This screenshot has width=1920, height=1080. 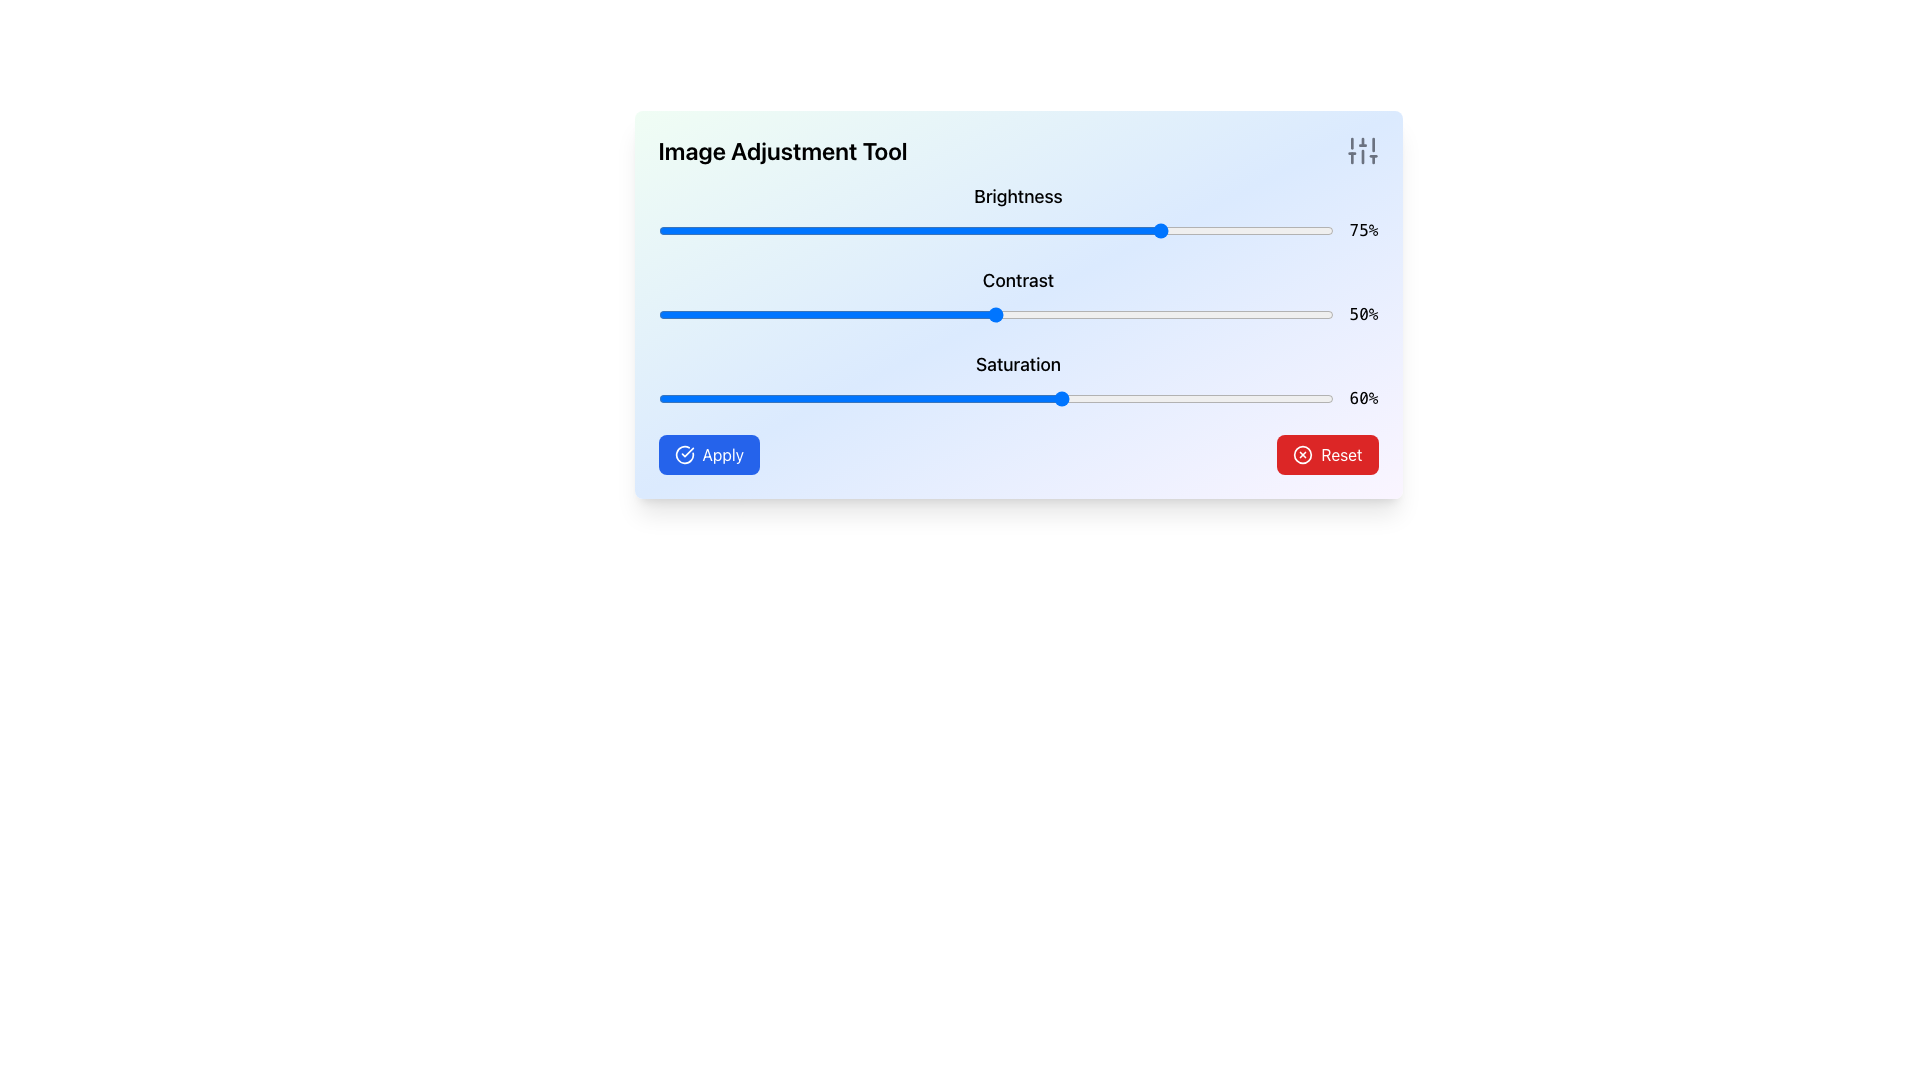 What do you see at coordinates (1361, 149) in the screenshot?
I see `the vertical sliders icon at the top-right corner of the interface` at bounding box center [1361, 149].